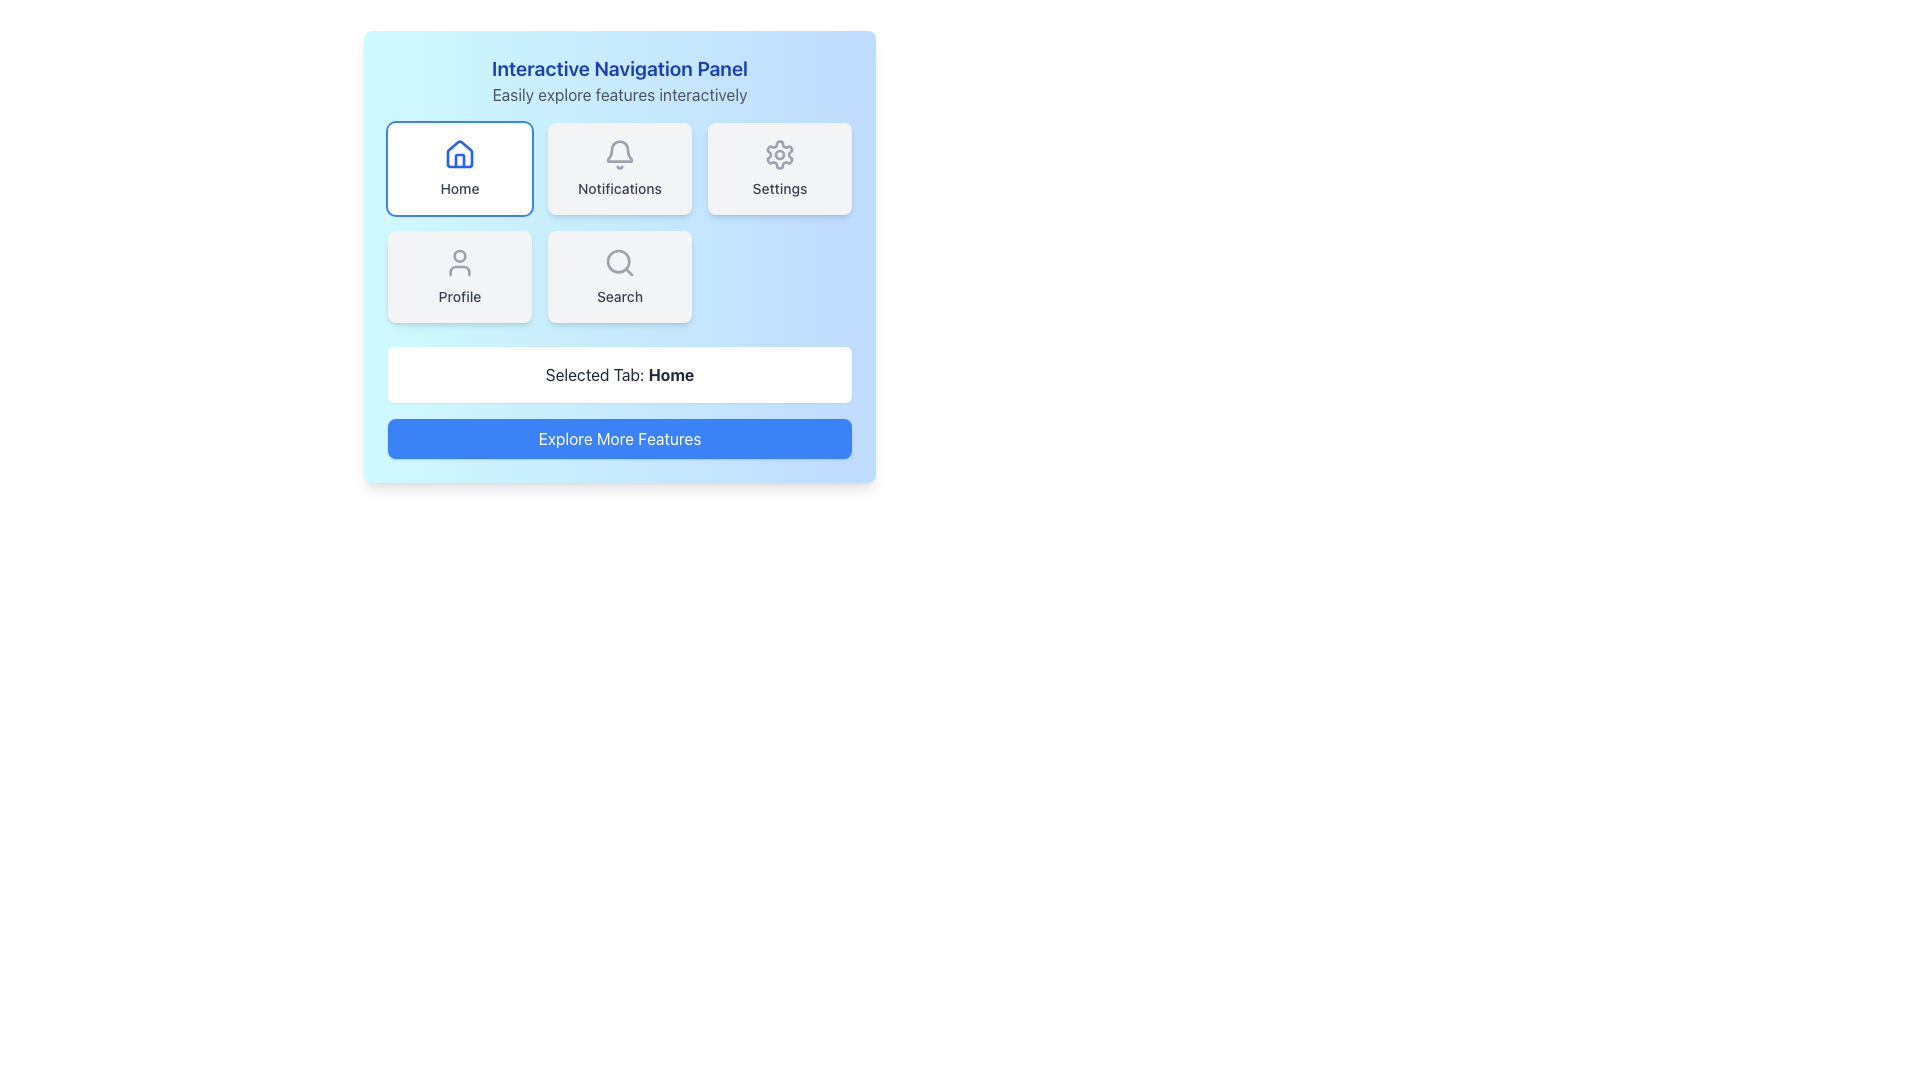 The width and height of the screenshot is (1920, 1080). What do you see at coordinates (617, 260) in the screenshot?
I see `decorative circular vector element representing the lens of the search icon located at the bottom-right portion of the main button layout using developer tools` at bounding box center [617, 260].